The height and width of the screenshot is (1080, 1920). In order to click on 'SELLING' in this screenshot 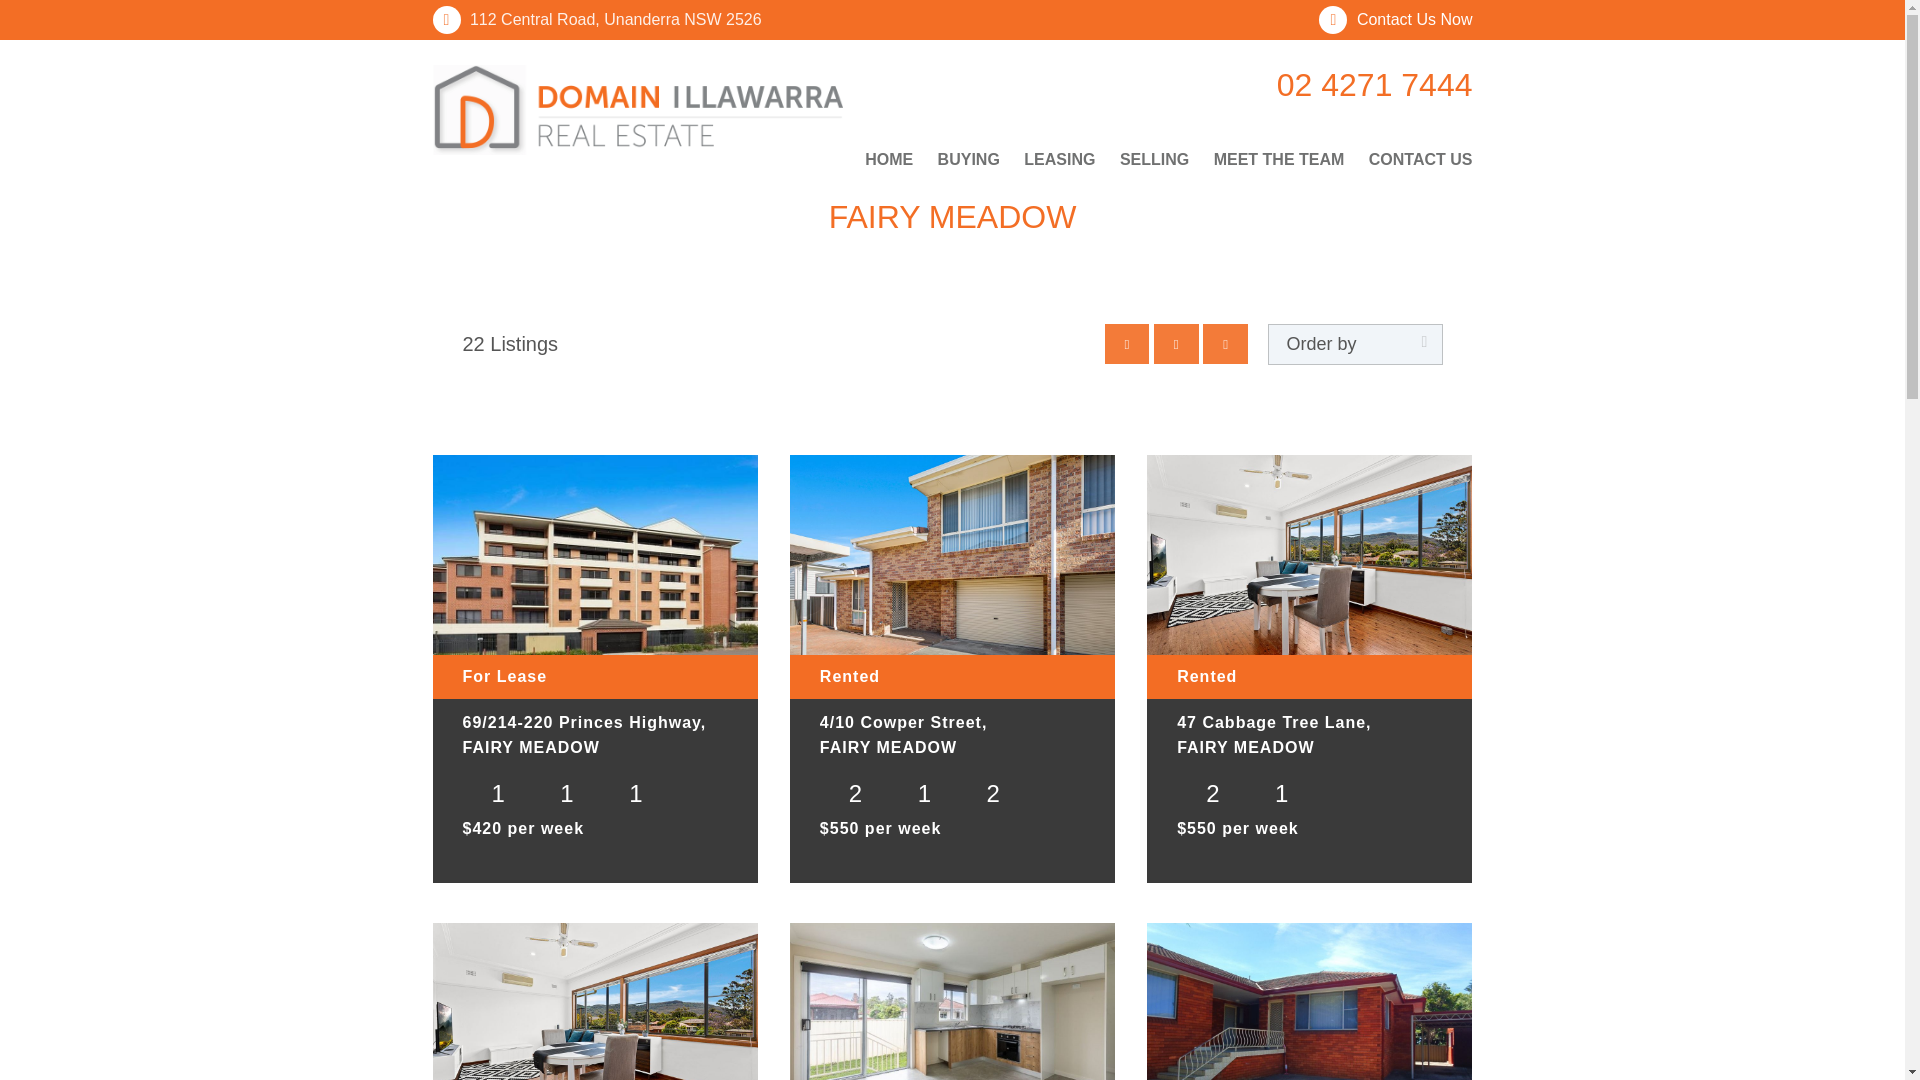, I will do `click(1154, 158)`.